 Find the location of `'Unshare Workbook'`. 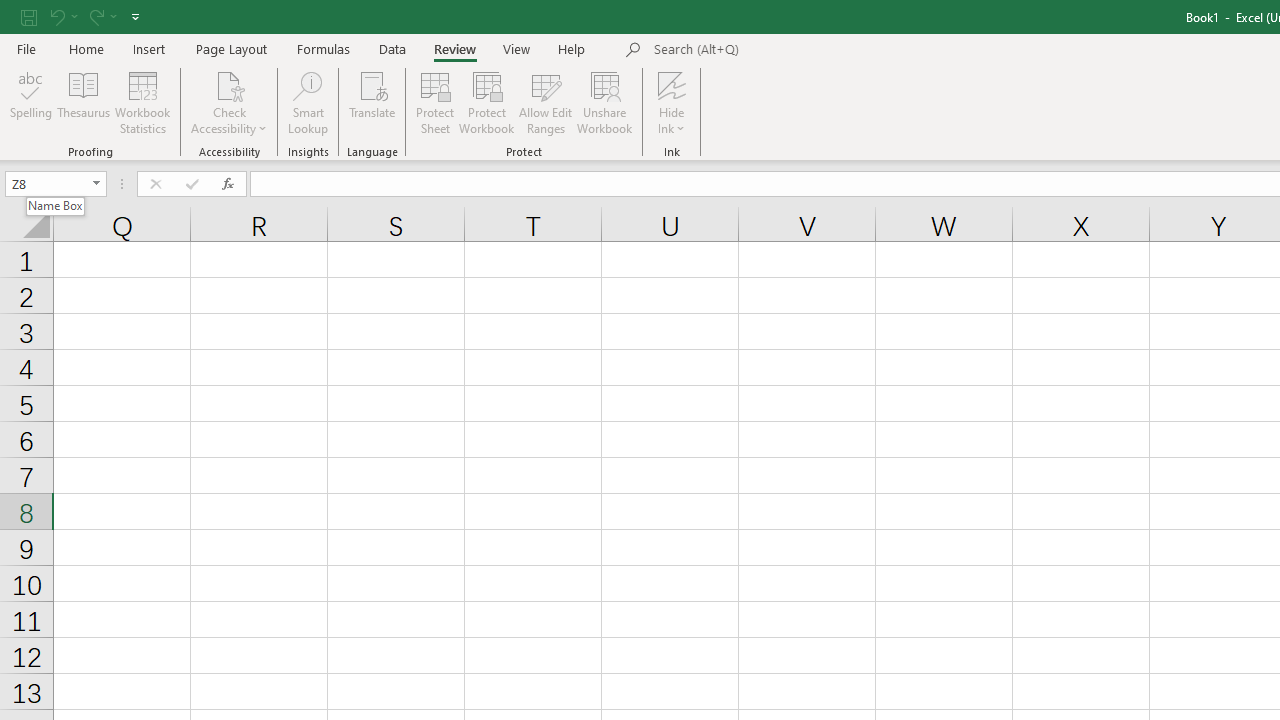

'Unshare Workbook' is located at coordinates (603, 103).